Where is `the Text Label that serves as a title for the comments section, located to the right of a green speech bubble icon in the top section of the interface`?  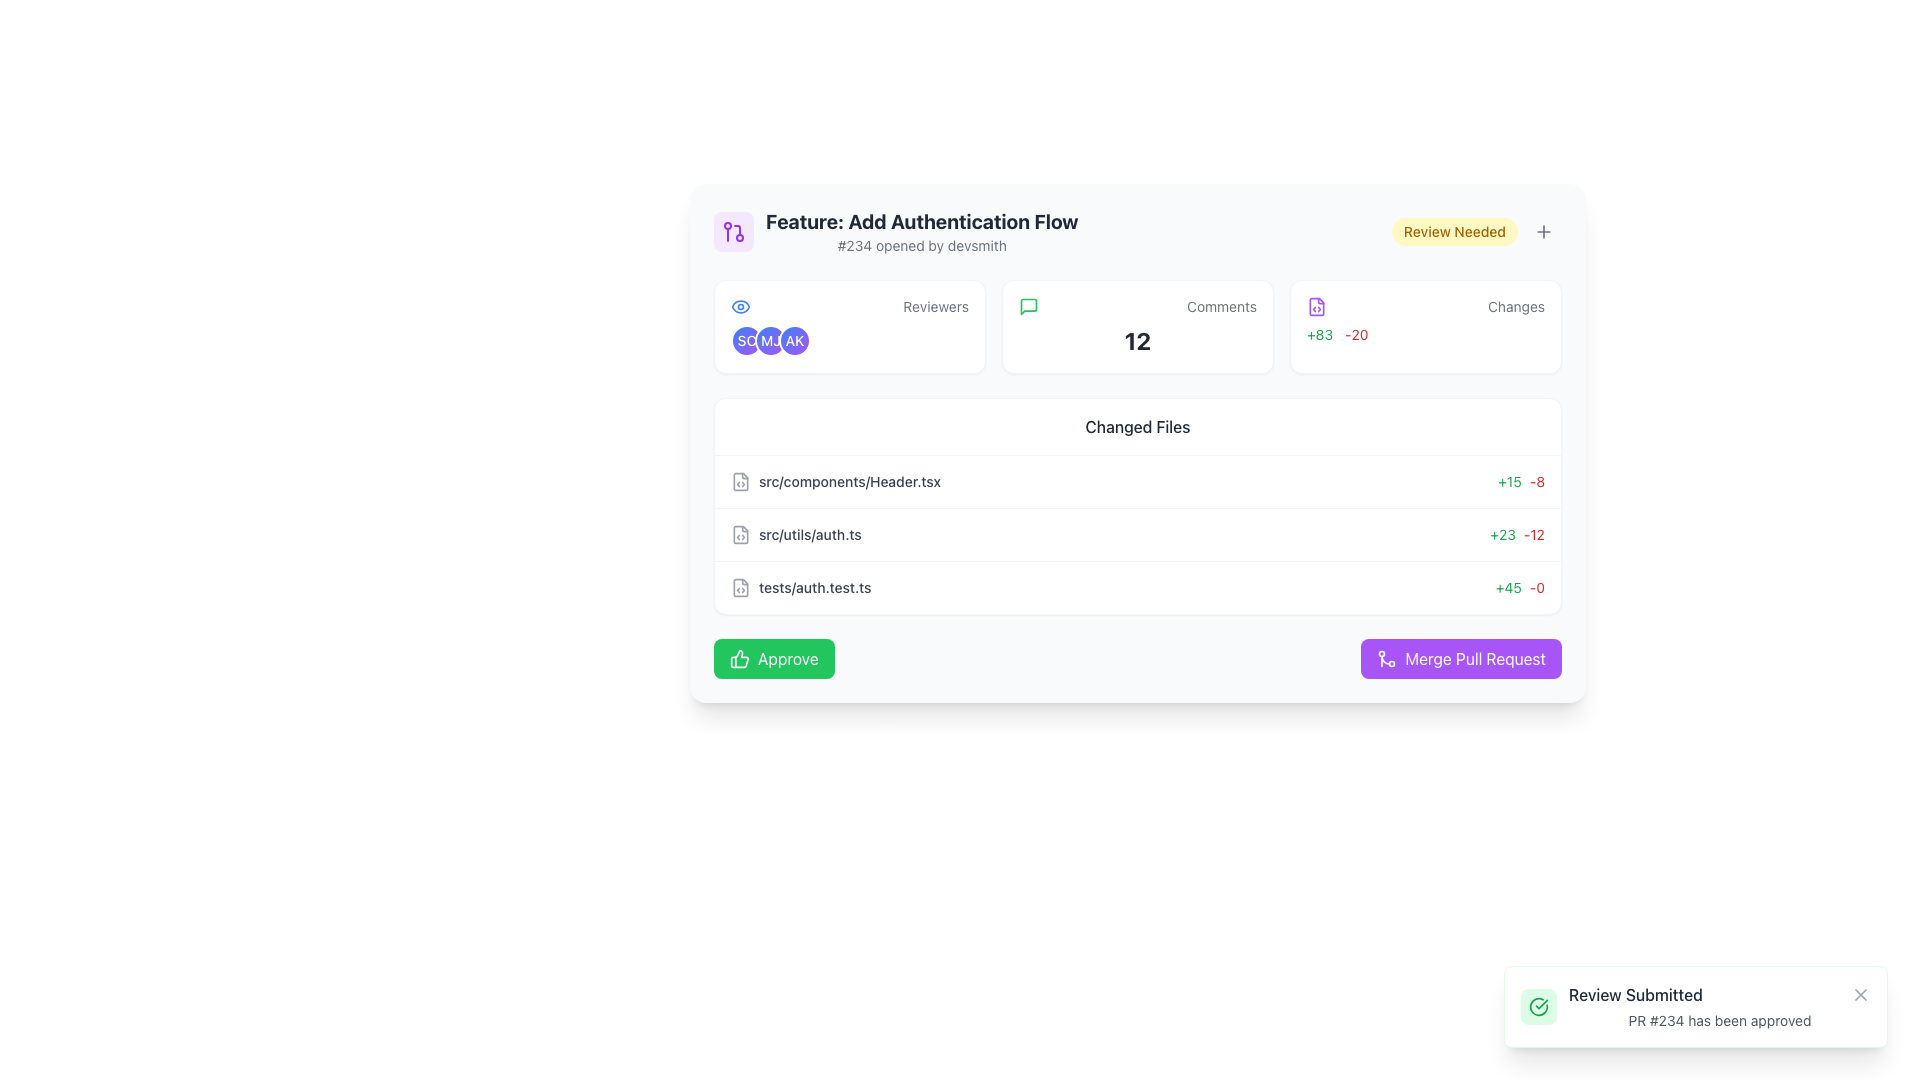 the Text Label that serves as a title for the comments section, located to the right of a green speech bubble icon in the top section of the interface is located at coordinates (1221, 307).